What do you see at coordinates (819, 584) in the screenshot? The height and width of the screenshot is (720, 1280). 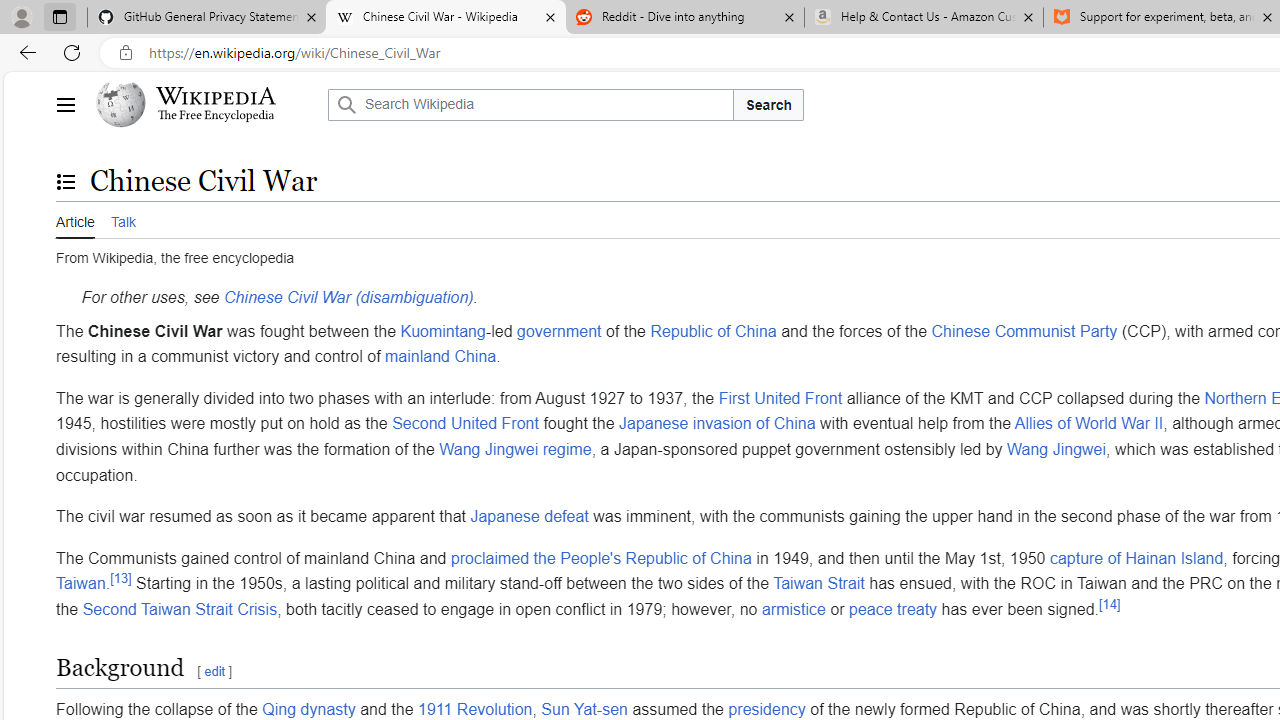 I see `'Taiwan Strait'` at bounding box center [819, 584].